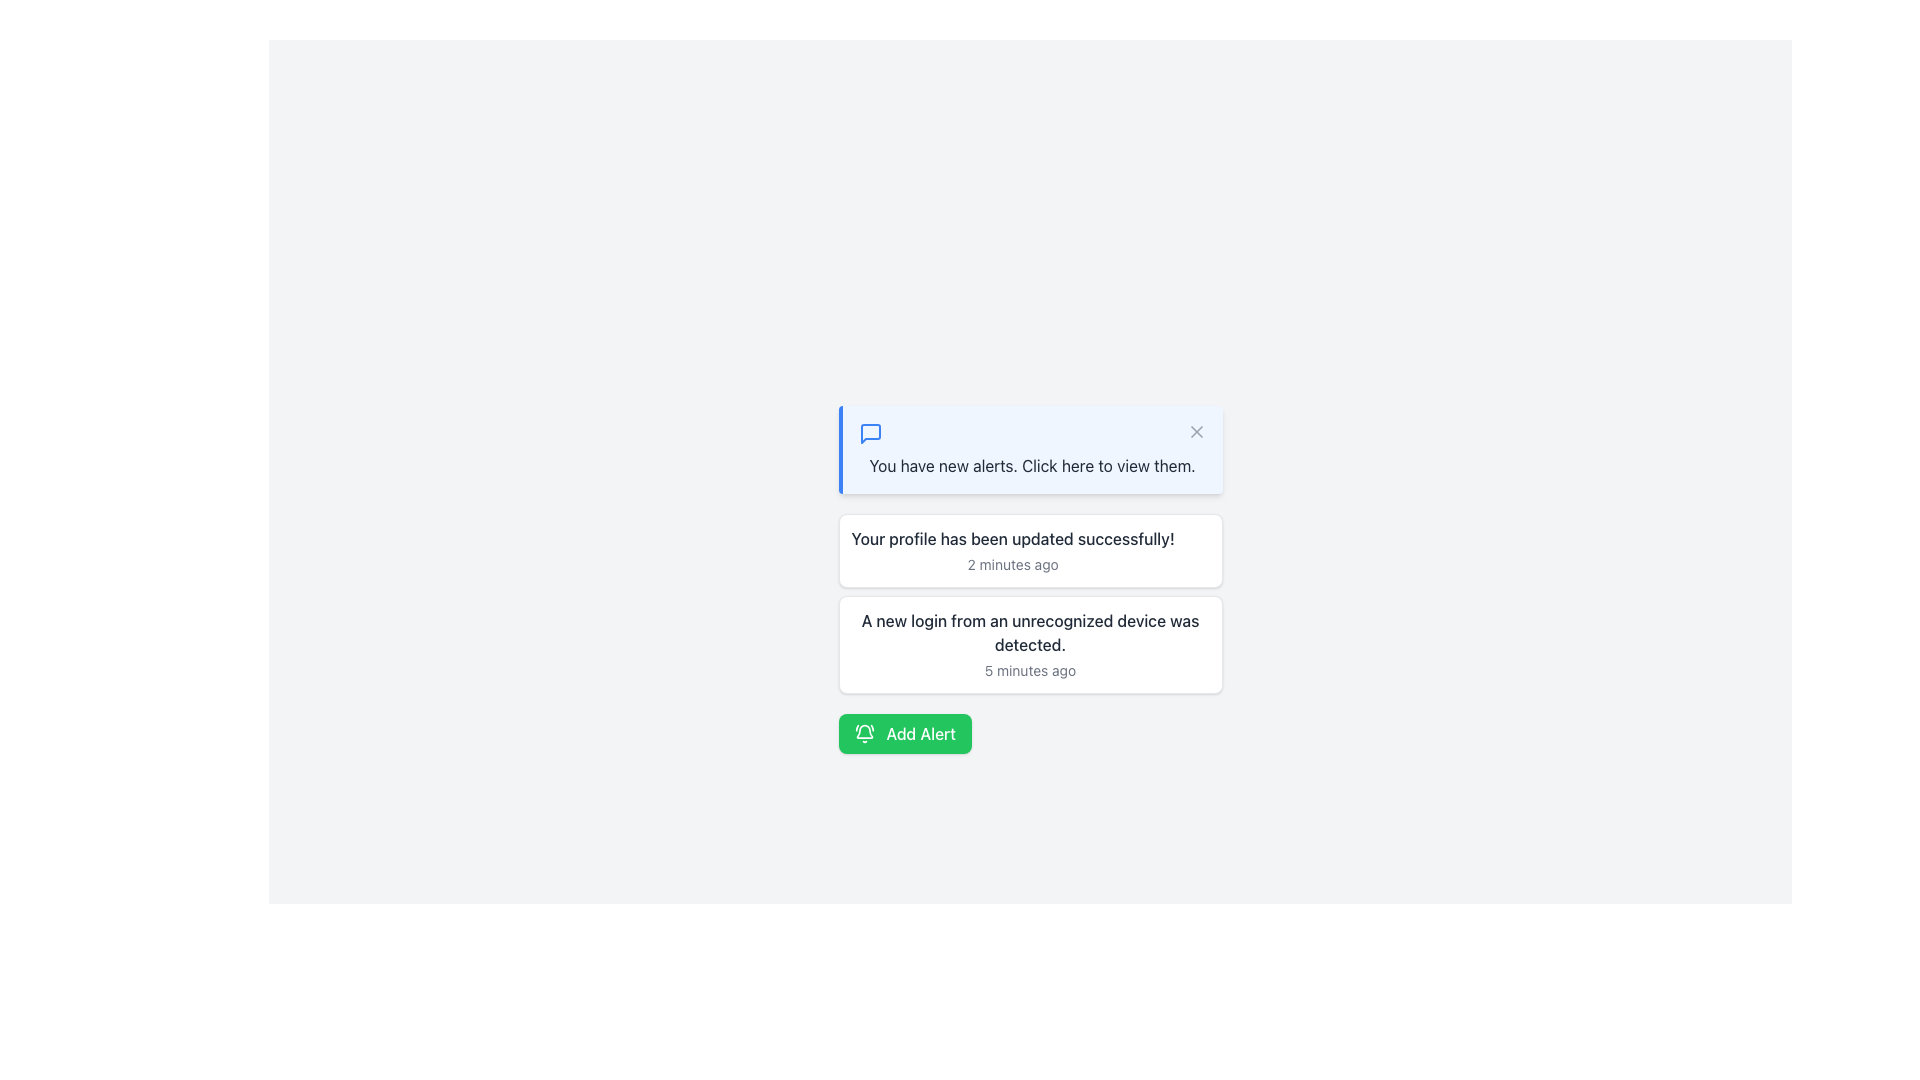  Describe the element at coordinates (1013, 551) in the screenshot. I see `success message displayed in the notification message informing the user about a recent update to their profile` at that location.